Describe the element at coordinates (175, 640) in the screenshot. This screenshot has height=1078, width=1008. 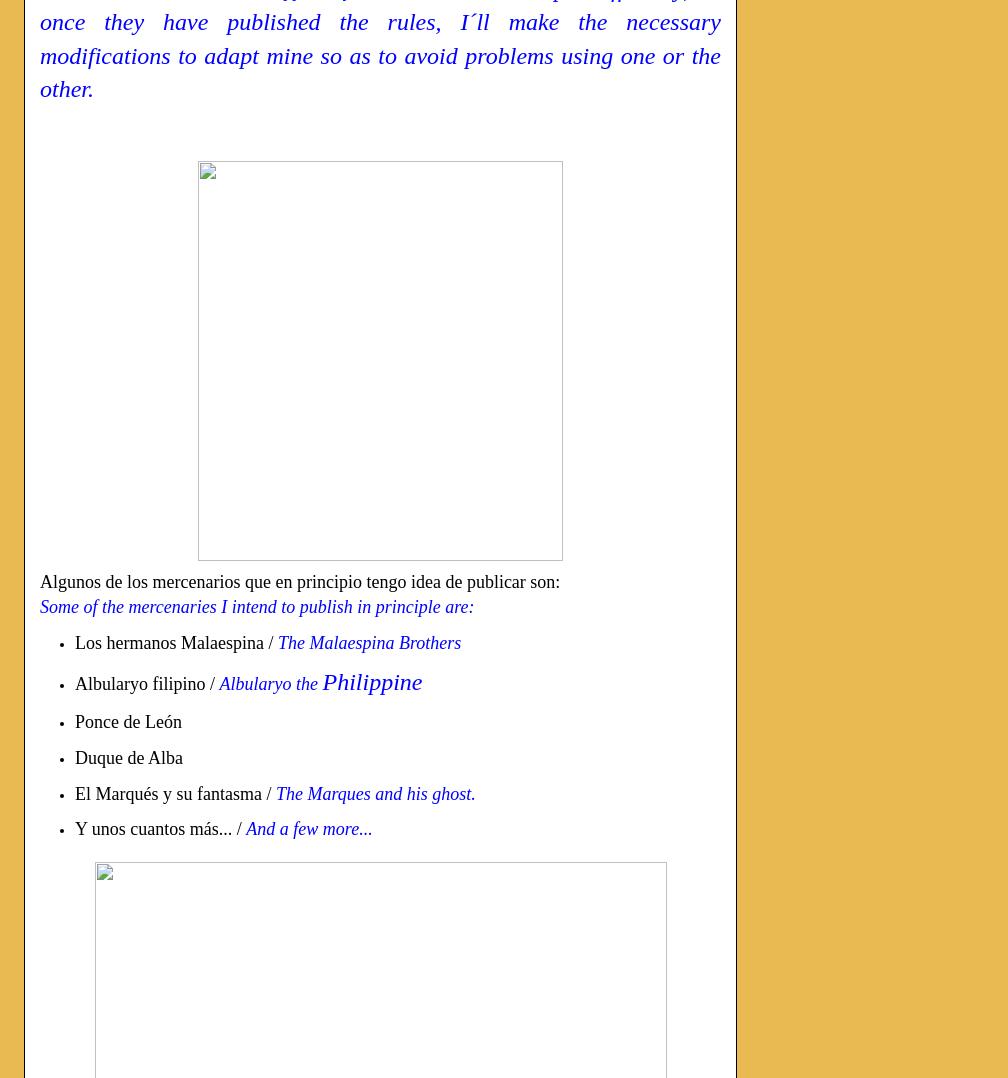
I see `'Los hermanos Malaespina /'` at that location.